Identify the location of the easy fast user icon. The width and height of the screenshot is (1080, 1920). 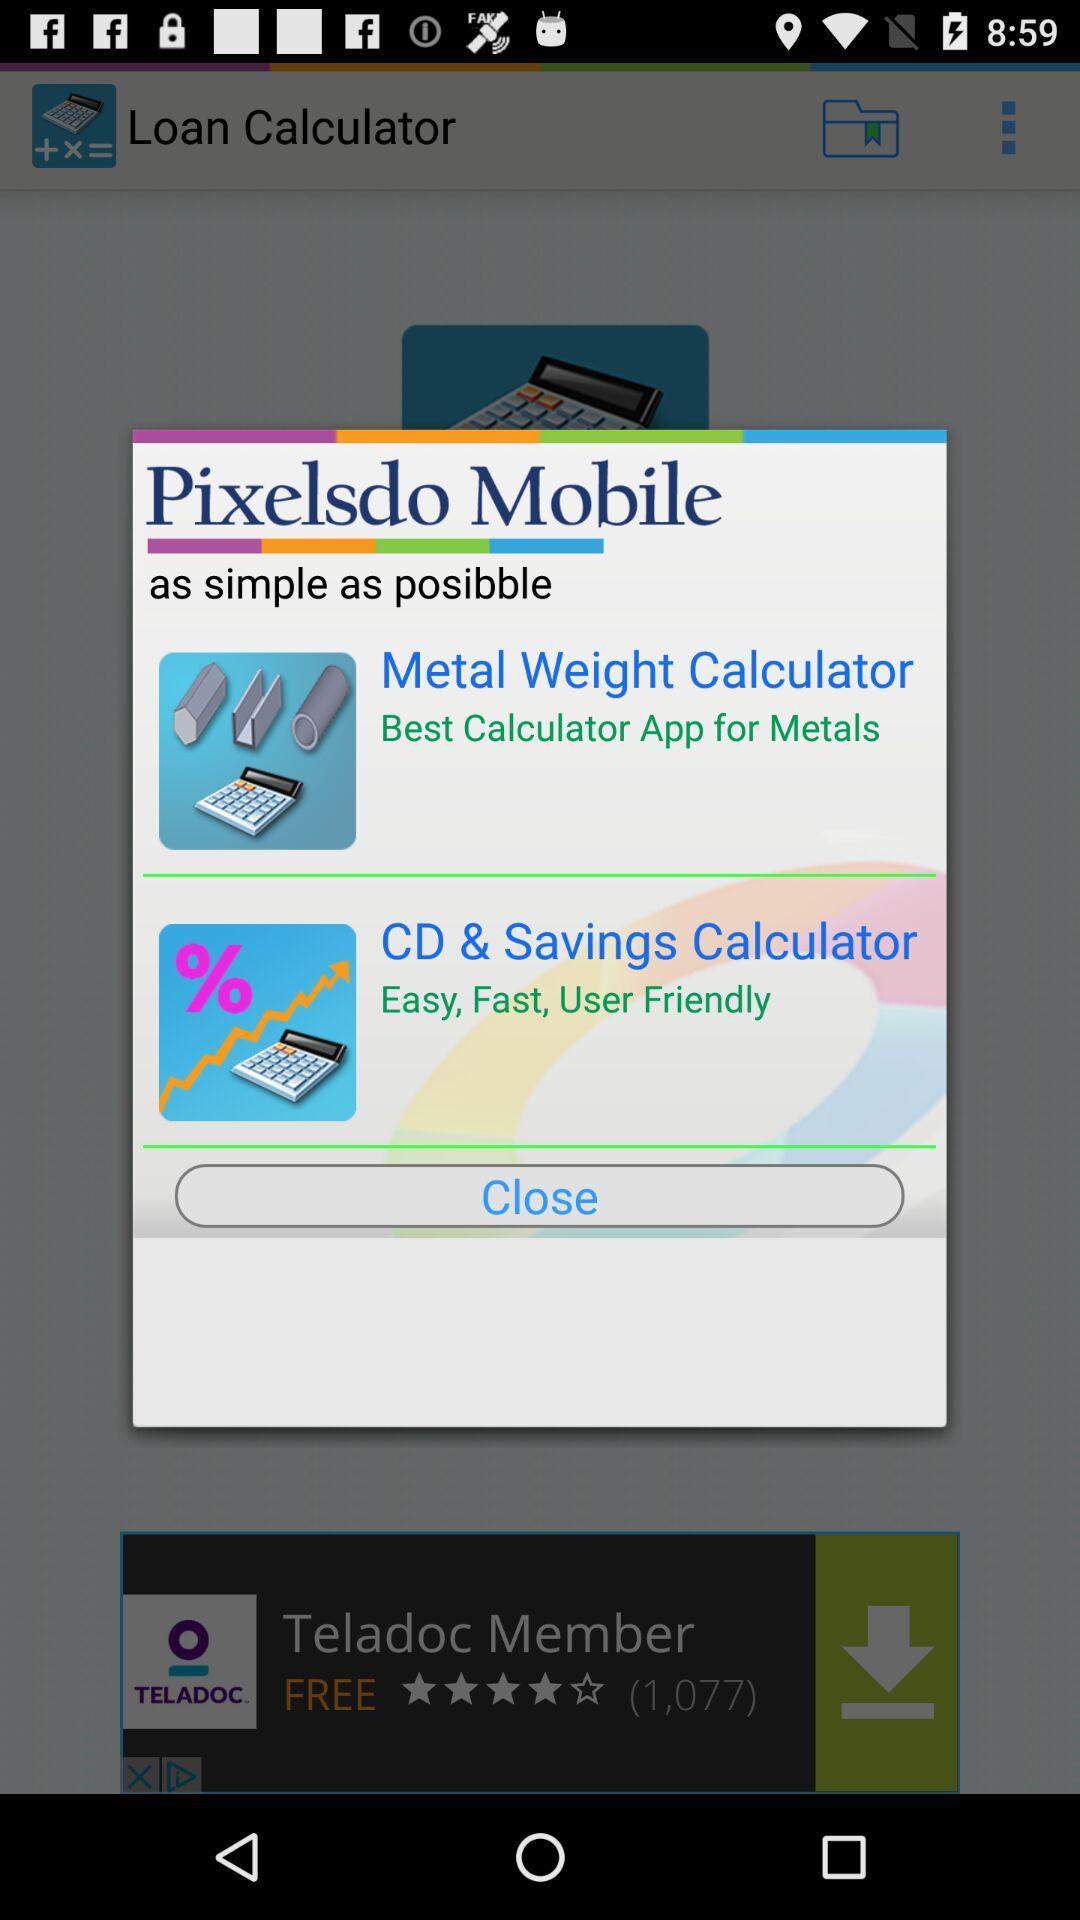
(575, 998).